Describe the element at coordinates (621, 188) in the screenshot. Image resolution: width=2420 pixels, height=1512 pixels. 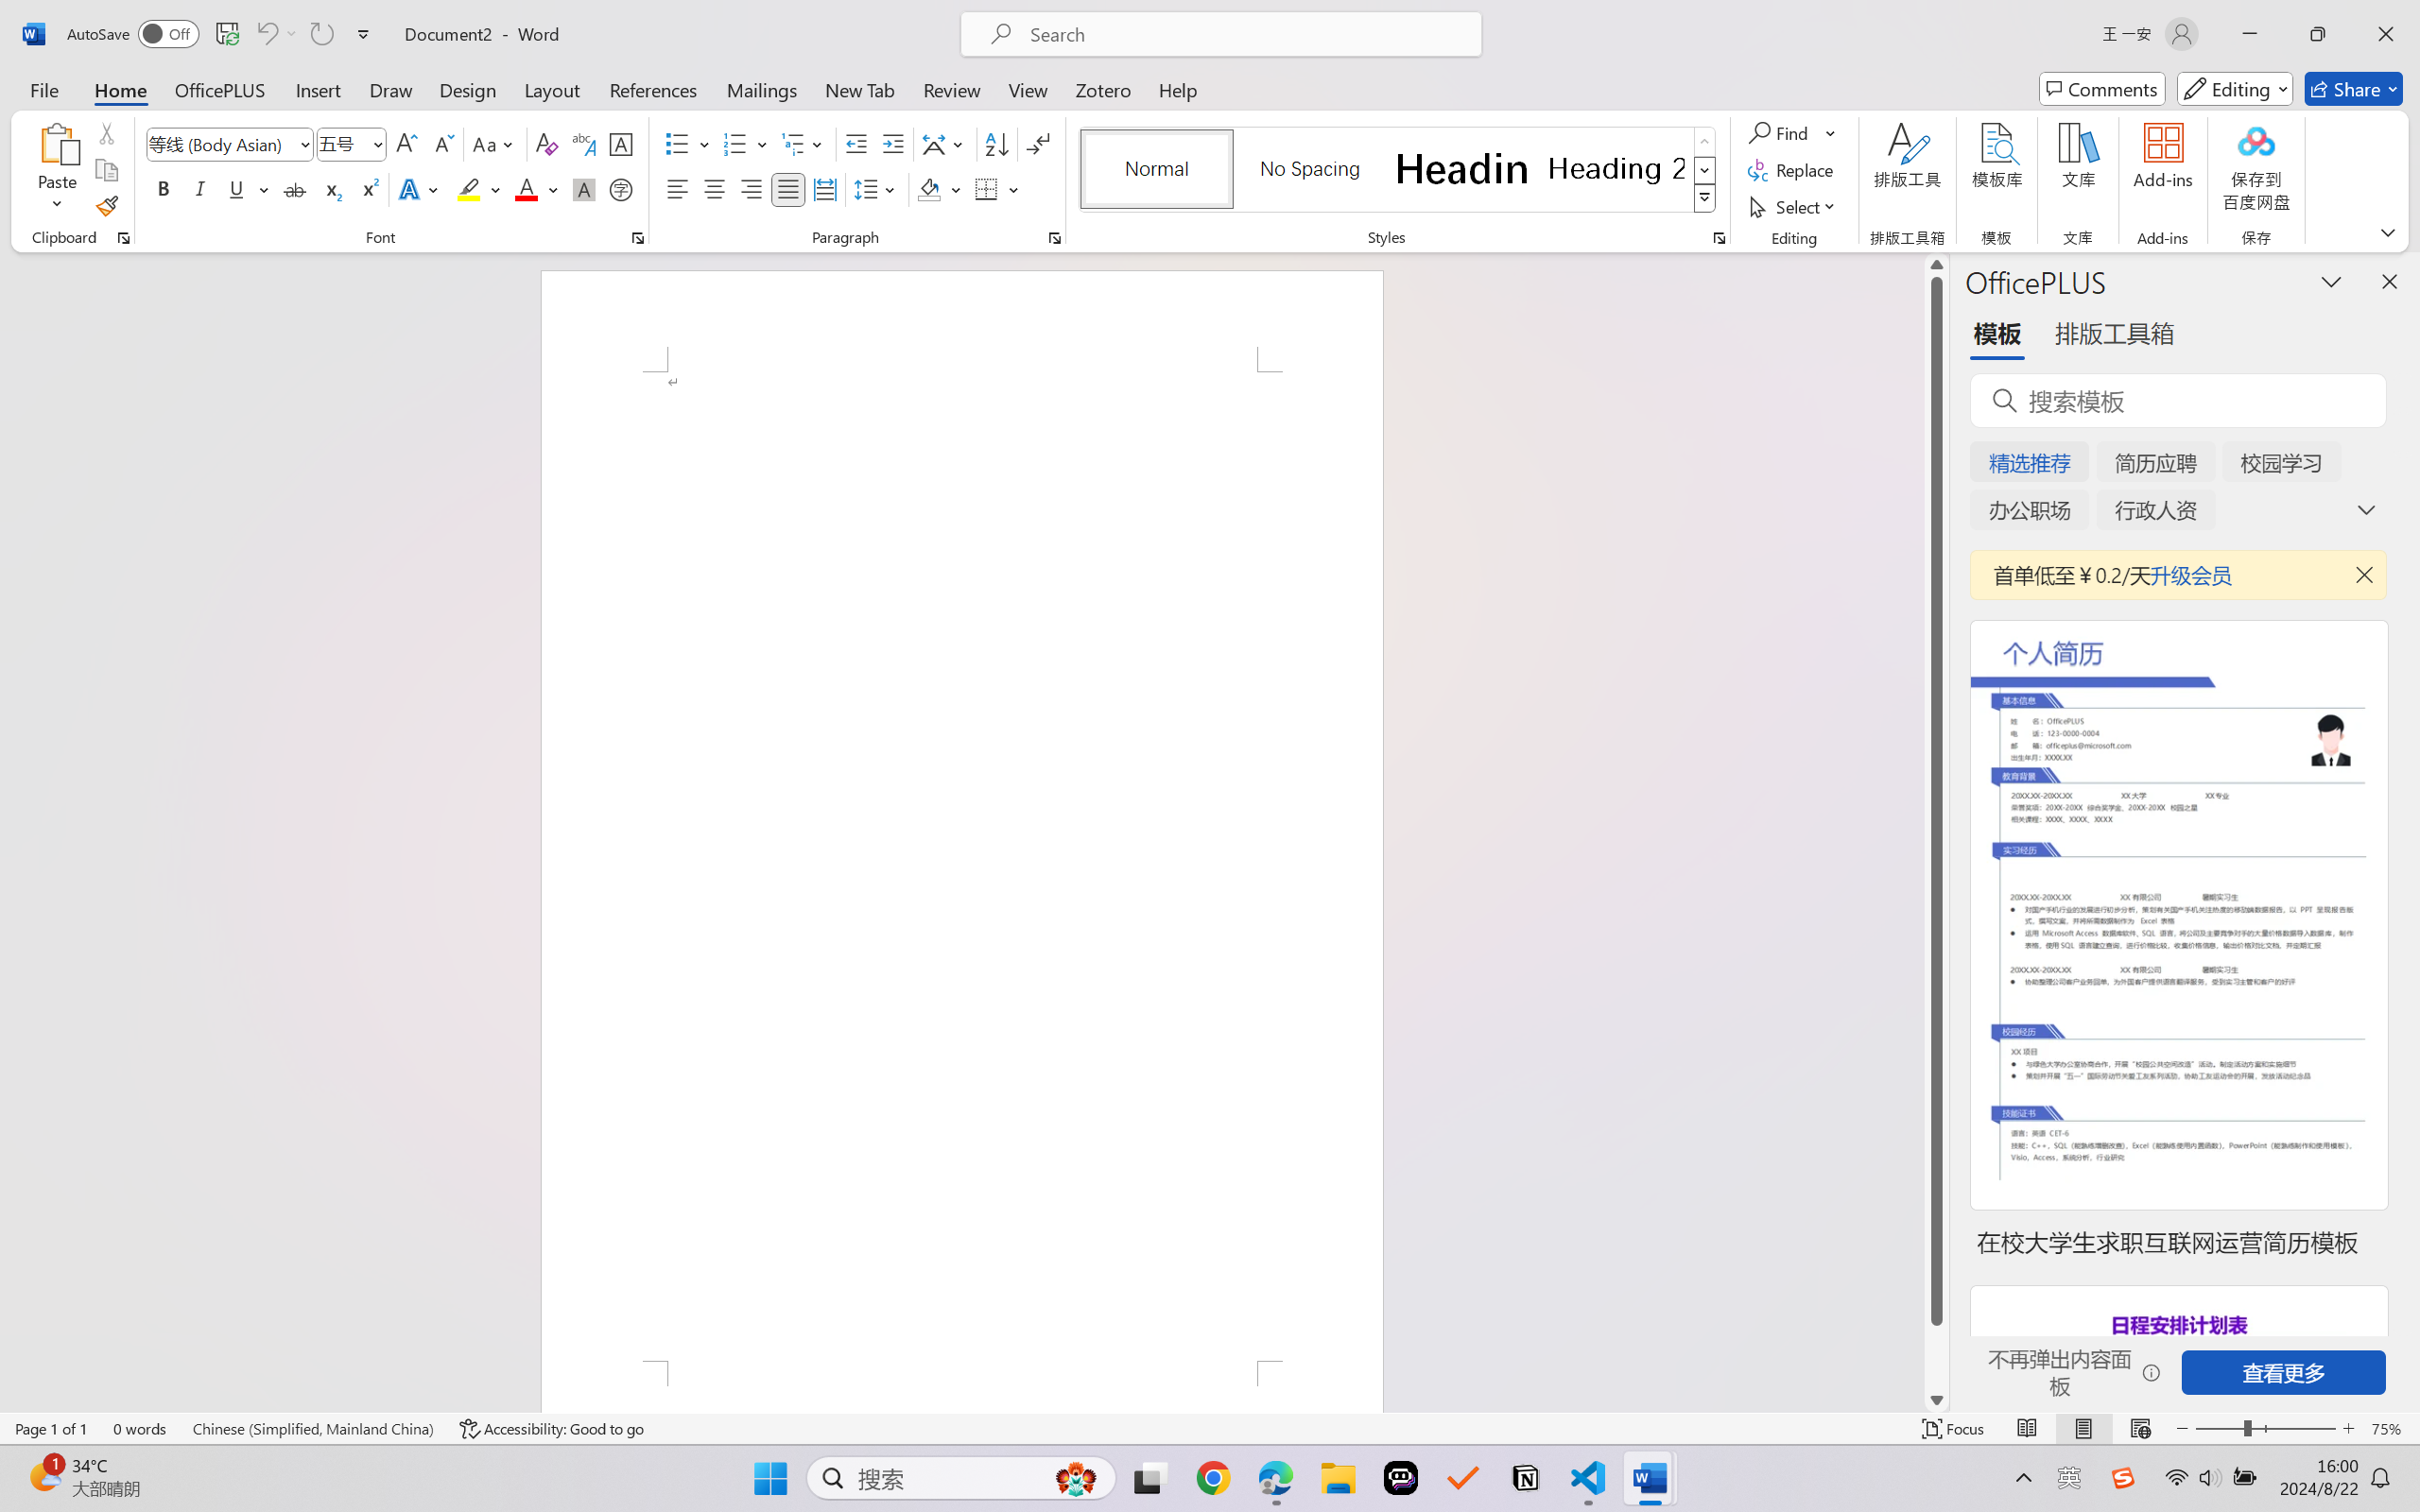
I see `'Enclose Characters...'` at that location.